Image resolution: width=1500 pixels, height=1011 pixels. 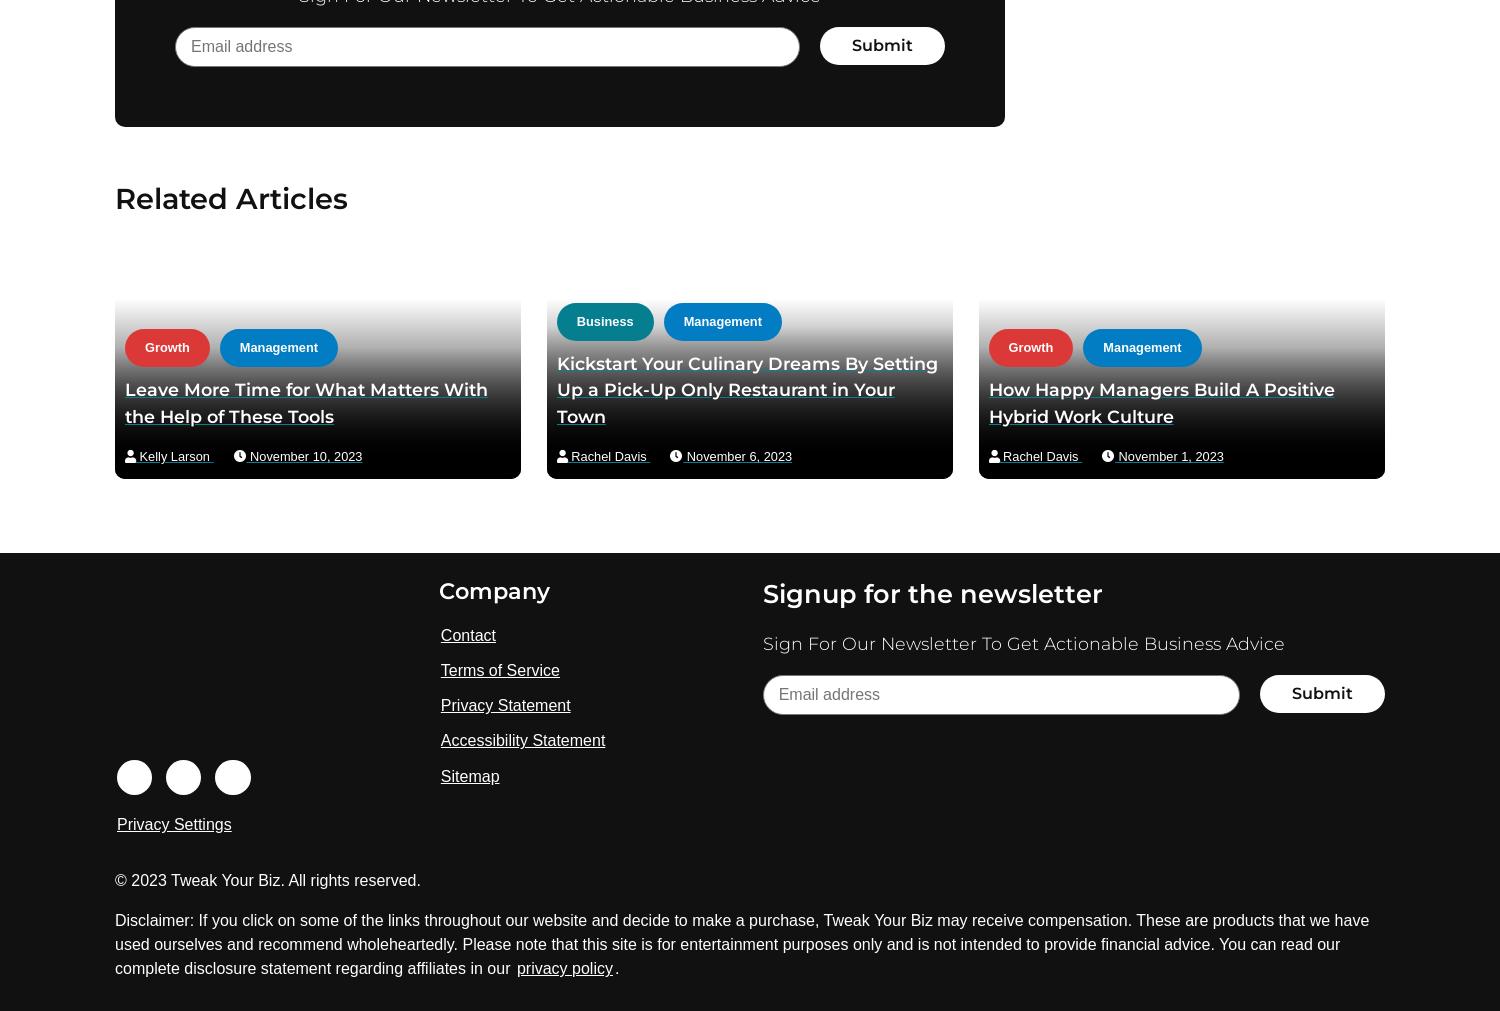 I want to click on 'November 6, 2023', so click(x=682, y=455).